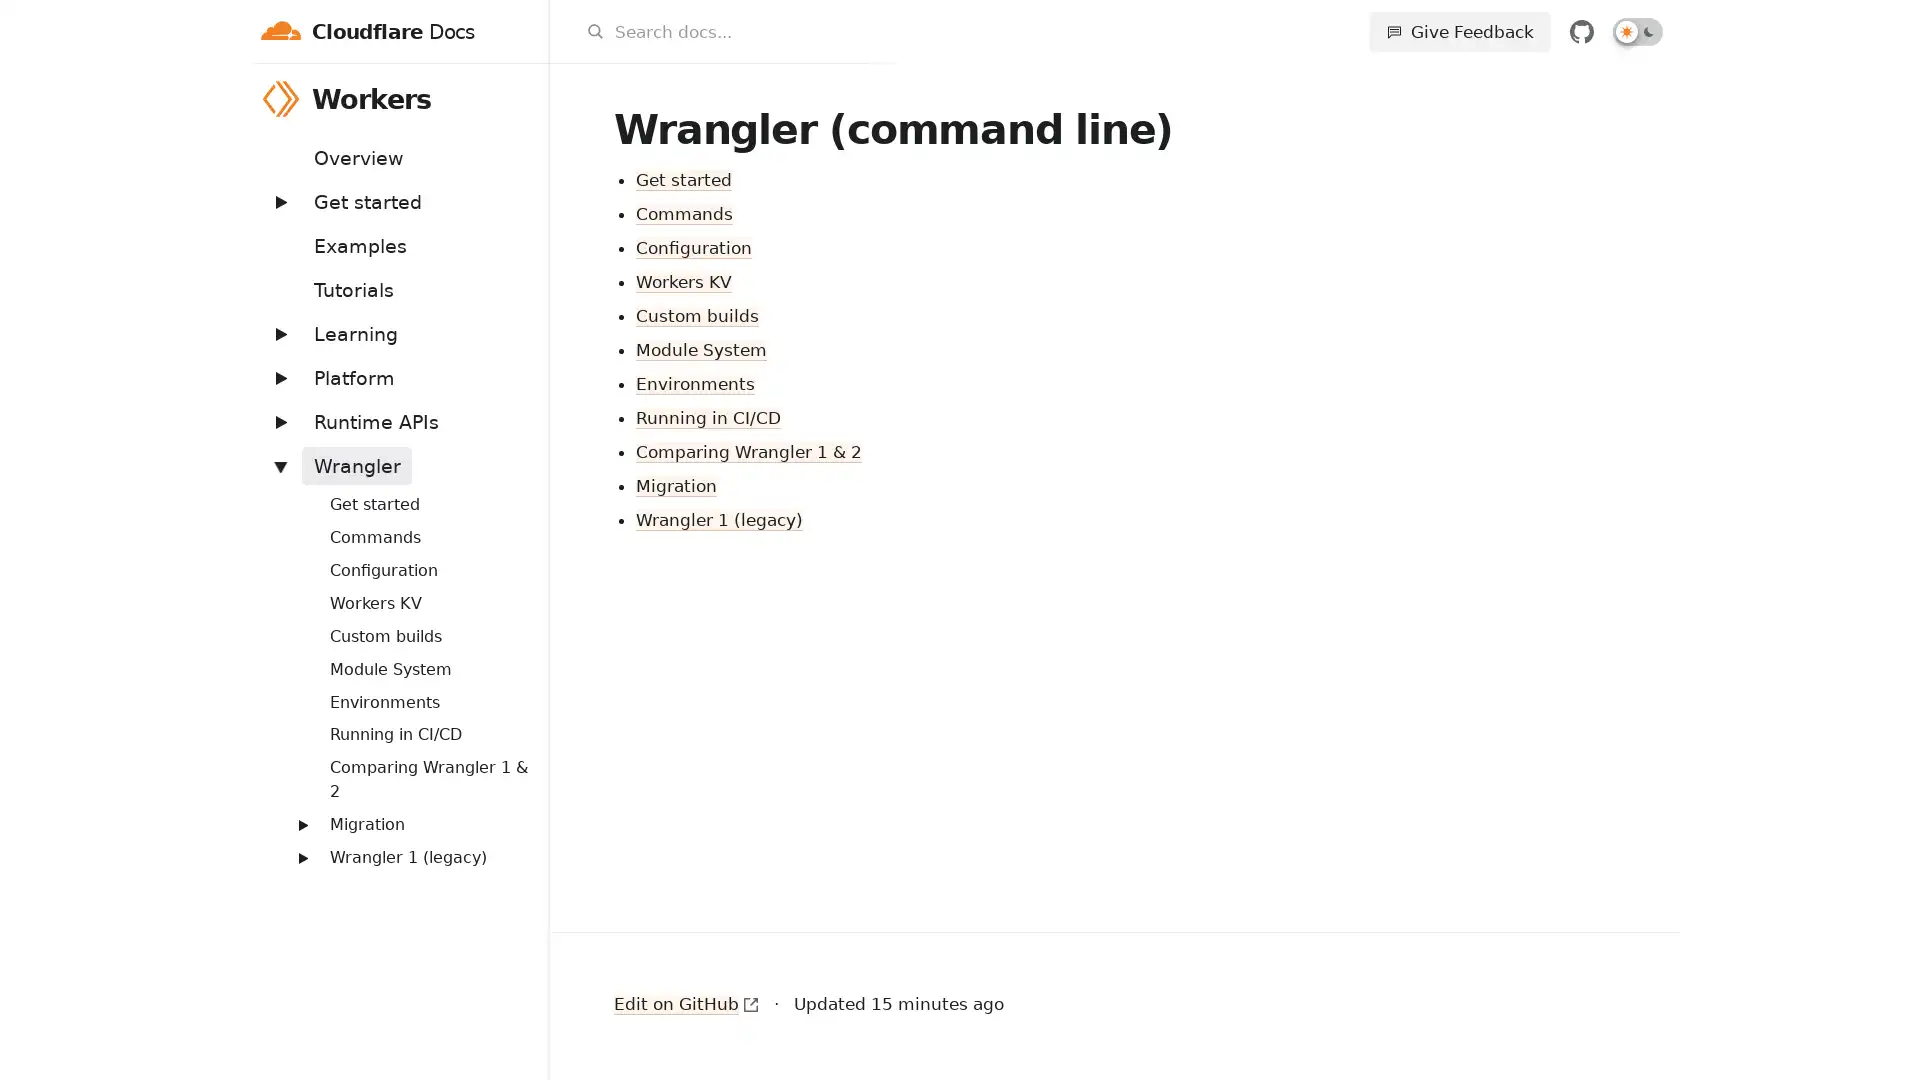  Describe the element at coordinates (522, 98) in the screenshot. I see `Workers menu` at that location.